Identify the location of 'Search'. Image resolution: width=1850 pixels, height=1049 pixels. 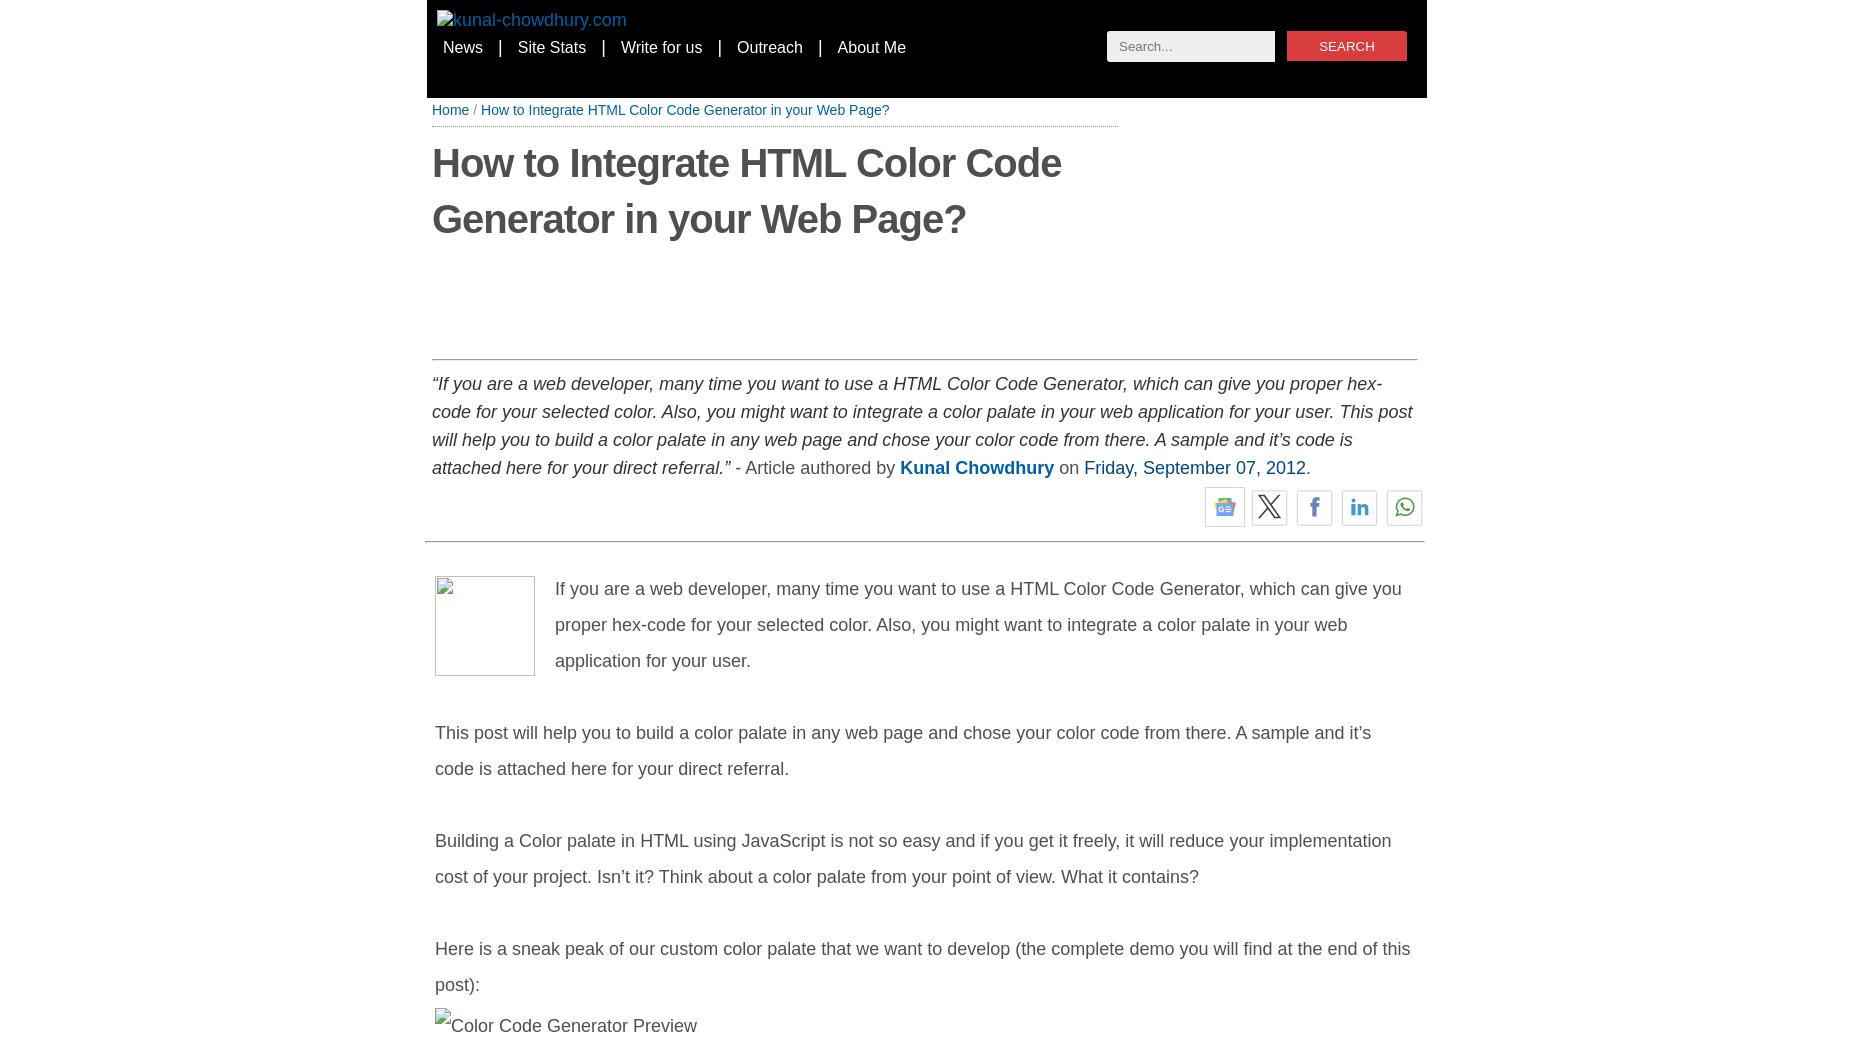
(1318, 45).